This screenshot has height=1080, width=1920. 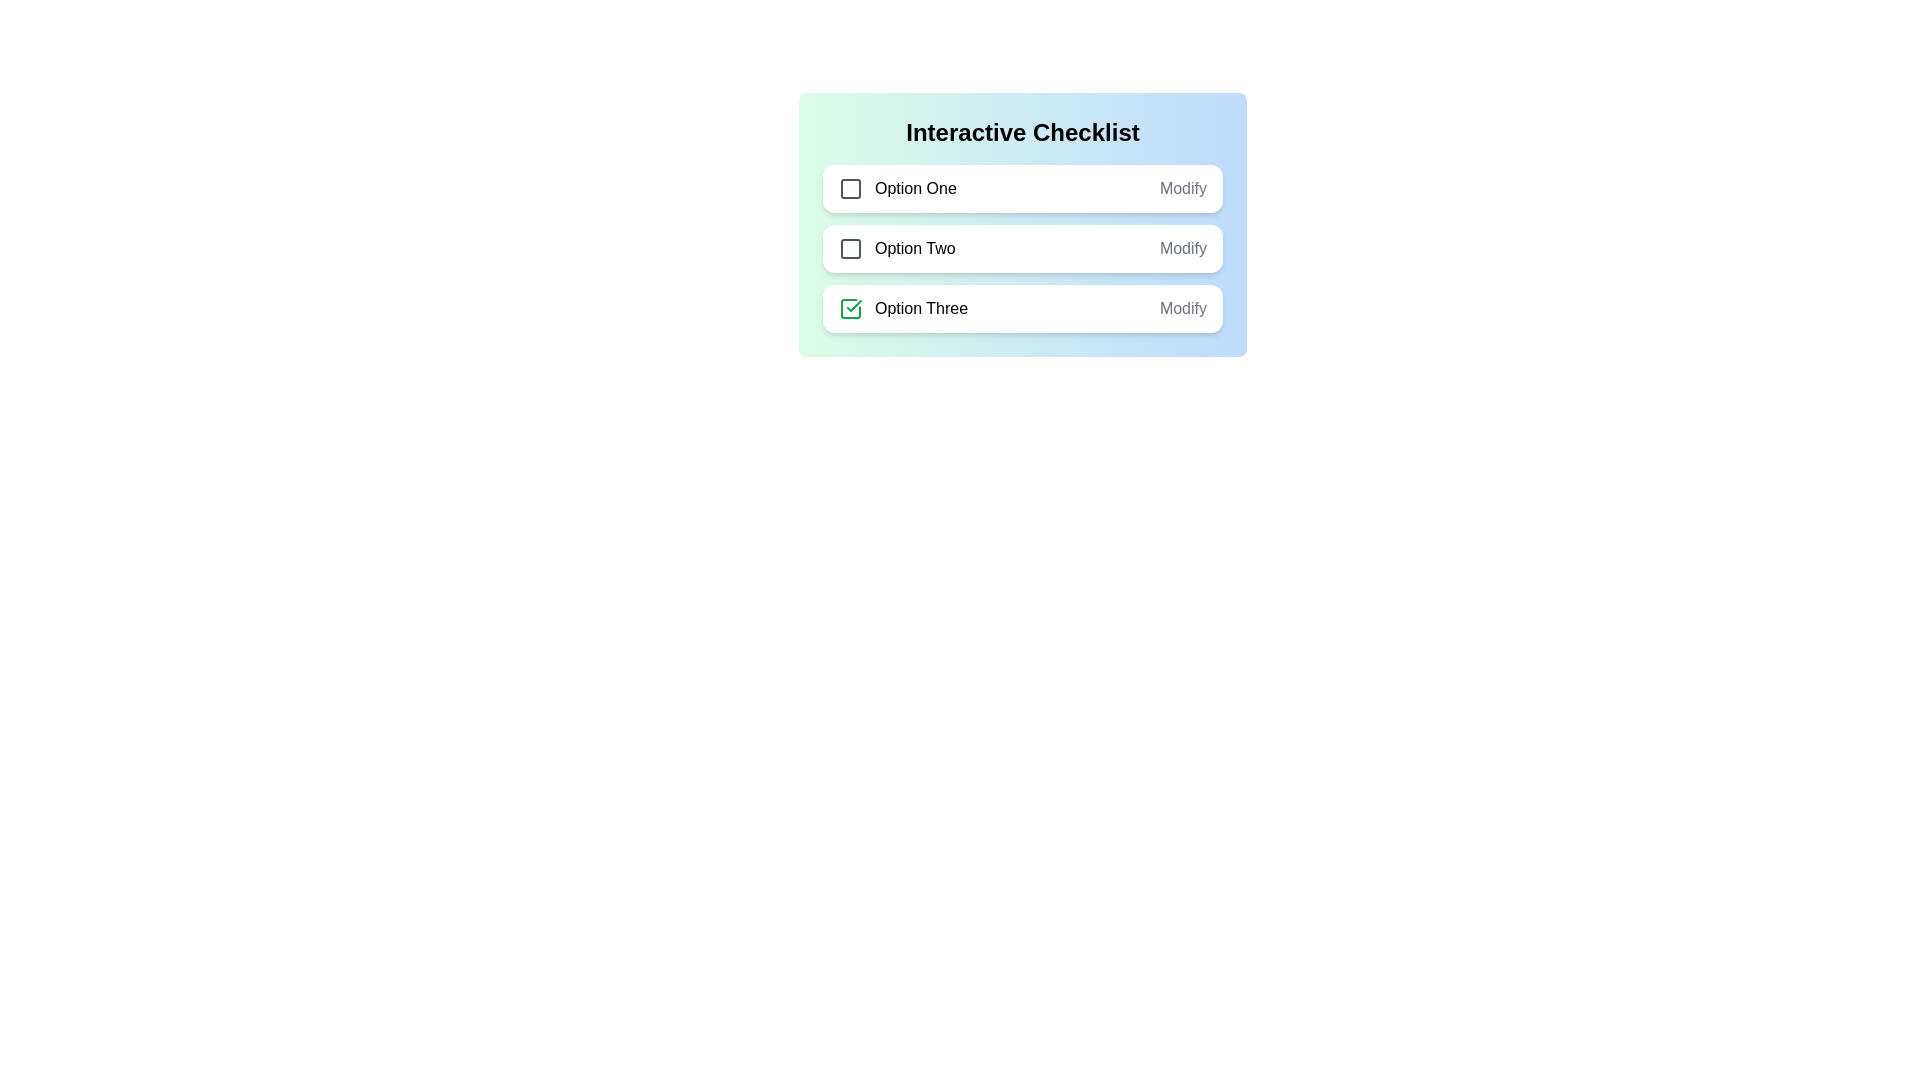 I want to click on the 'Modify' label next to Option Two, so click(x=1183, y=248).